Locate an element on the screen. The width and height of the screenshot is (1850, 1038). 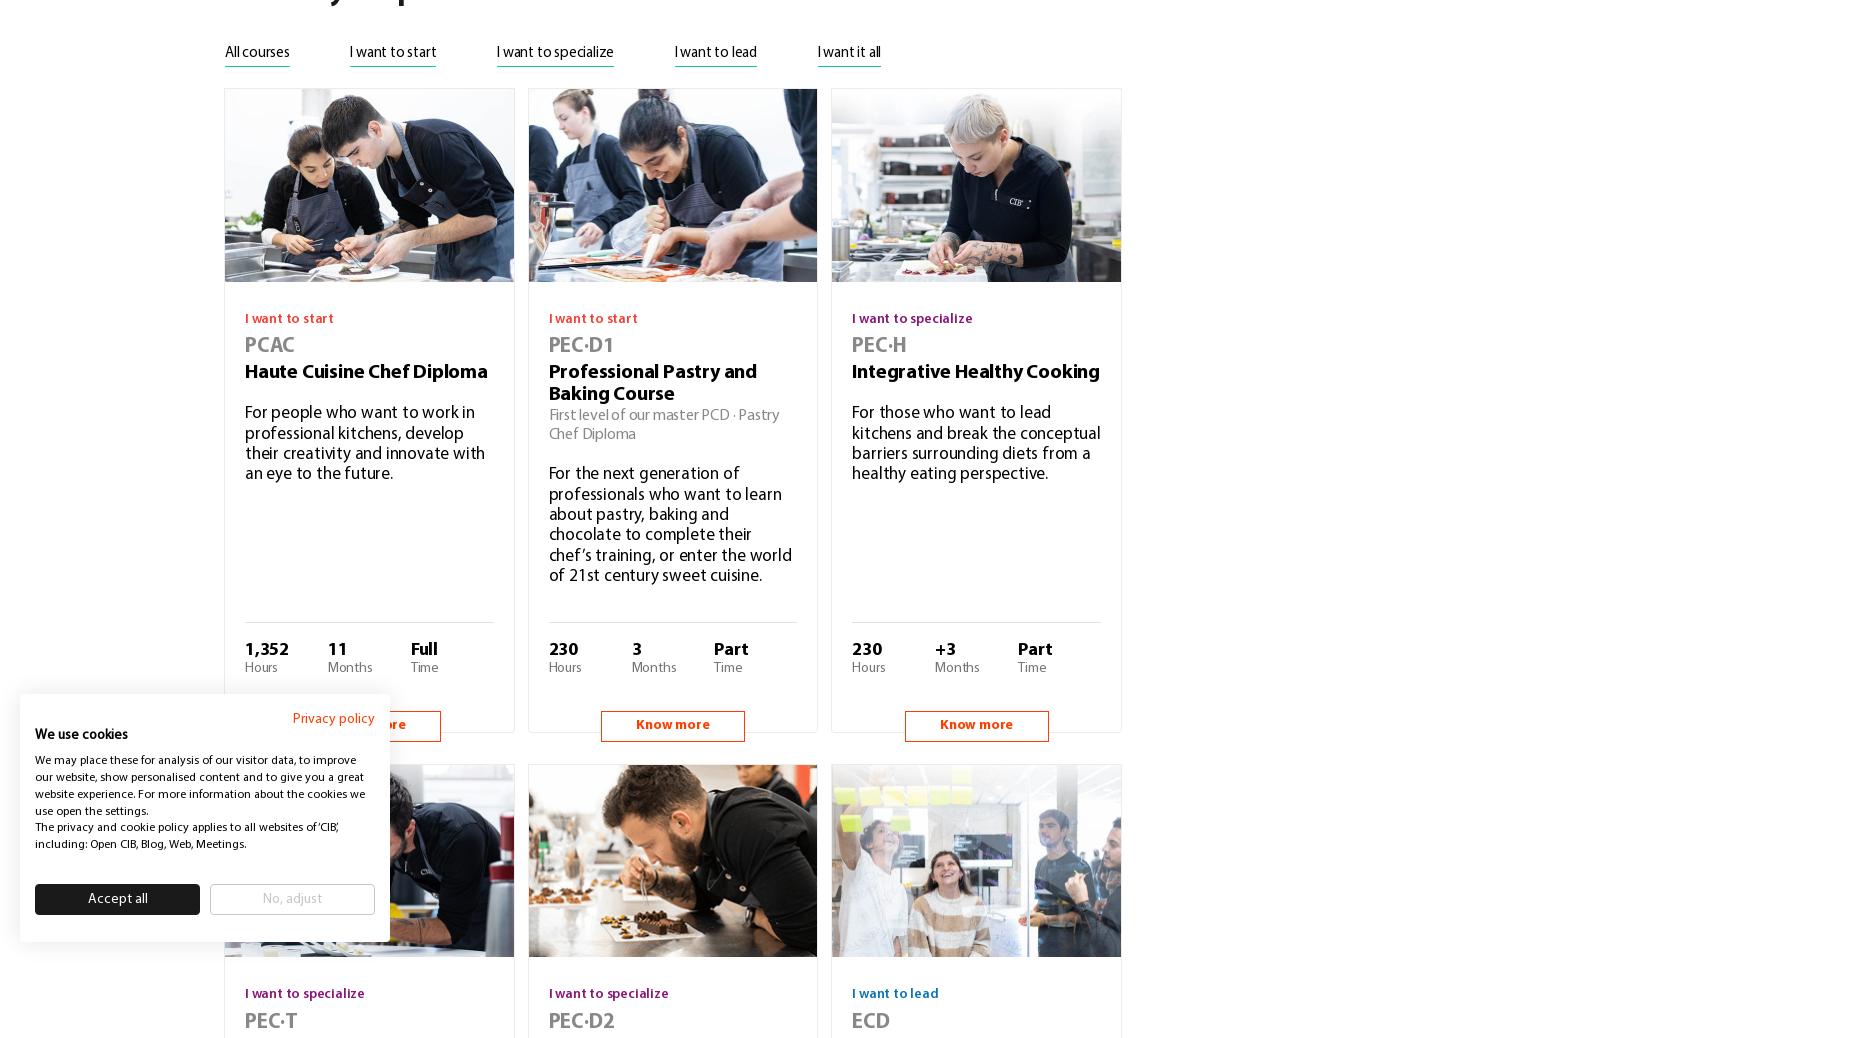
'For those who want to lead kitchens and break the conceptual barriers surrounding diets from a healthy eating perspective.' is located at coordinates (851, 443).